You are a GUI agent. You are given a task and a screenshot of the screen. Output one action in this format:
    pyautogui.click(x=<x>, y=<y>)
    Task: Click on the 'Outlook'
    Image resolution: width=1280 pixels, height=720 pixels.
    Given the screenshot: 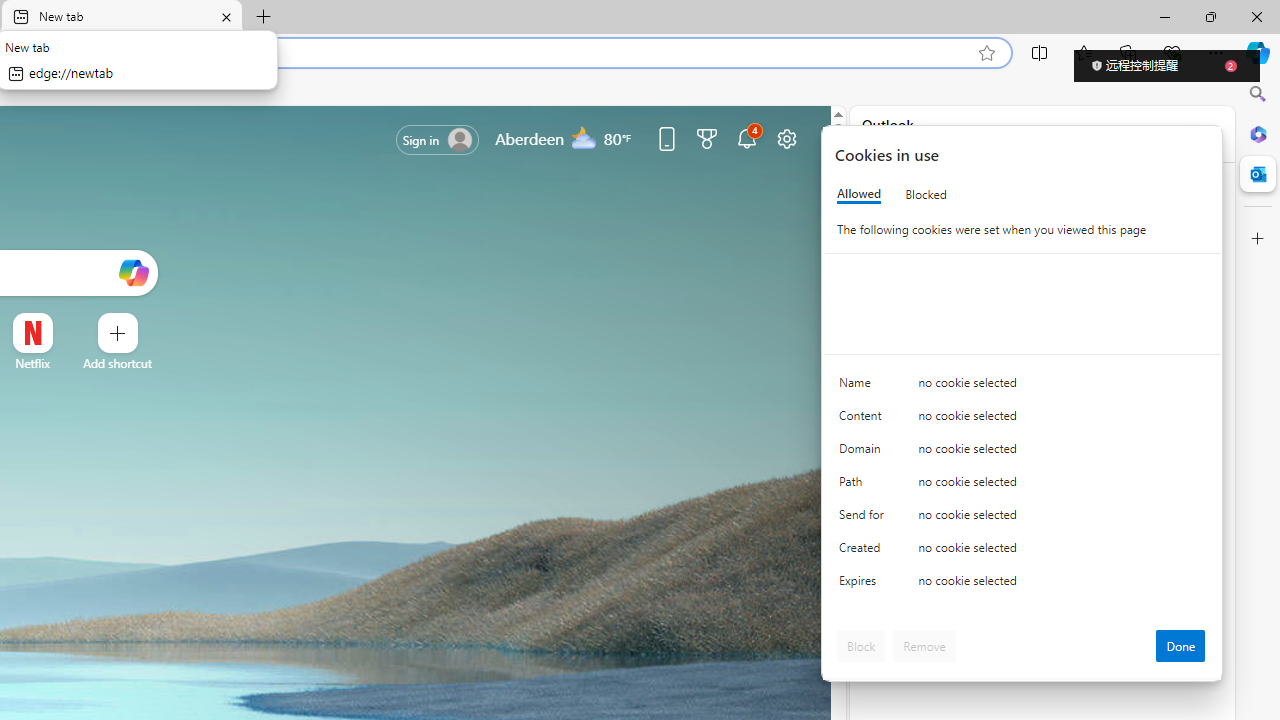 What is the action you would take?
    pyautogui.click(x=1257, y=173)
    